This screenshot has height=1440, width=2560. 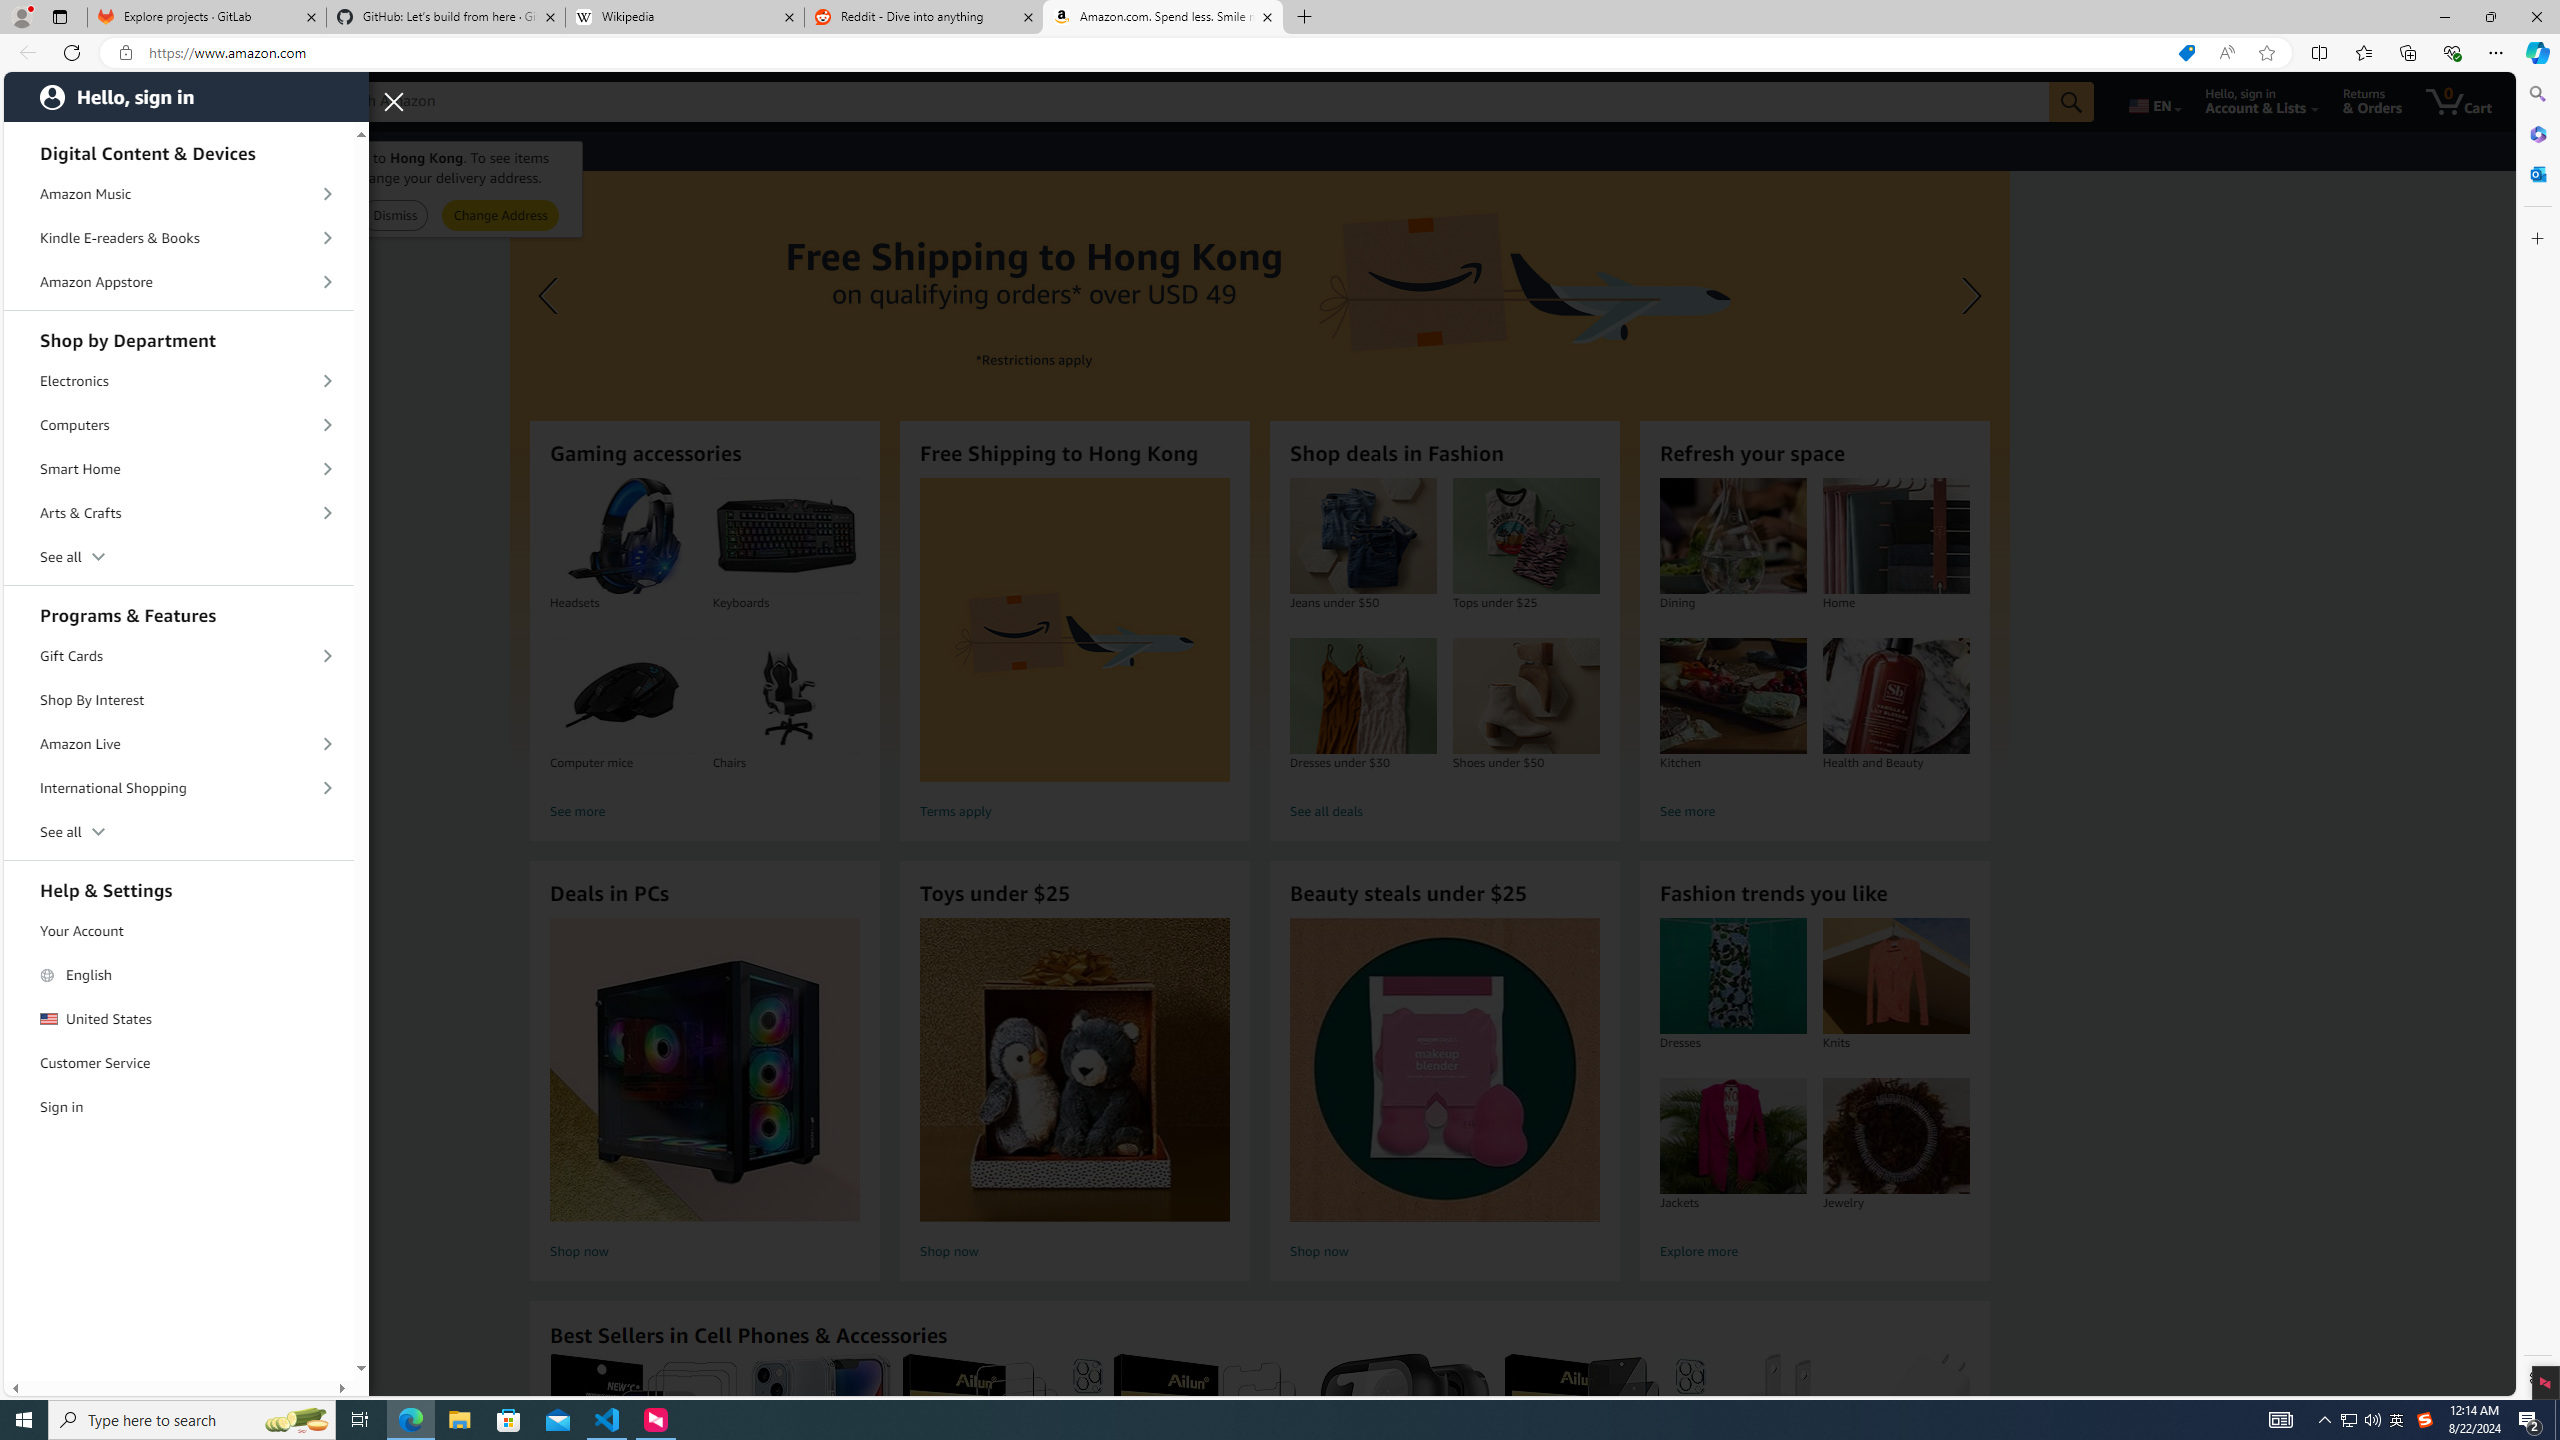 What do you see at coordinates (179, 1018) in the screenshot?
I see `'United States'` at bounding box center [179, 1018].